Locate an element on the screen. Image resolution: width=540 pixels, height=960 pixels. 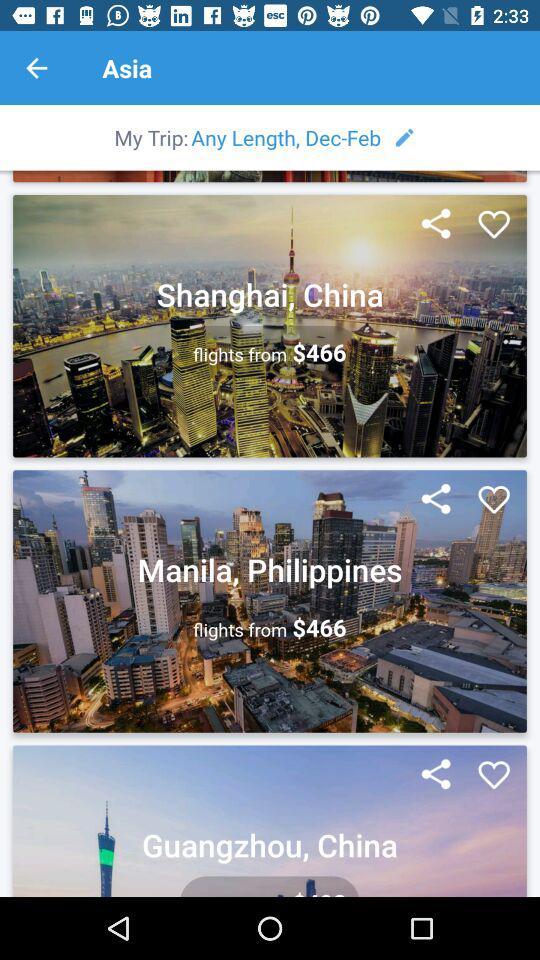
location is located at coordinates (493, 499).